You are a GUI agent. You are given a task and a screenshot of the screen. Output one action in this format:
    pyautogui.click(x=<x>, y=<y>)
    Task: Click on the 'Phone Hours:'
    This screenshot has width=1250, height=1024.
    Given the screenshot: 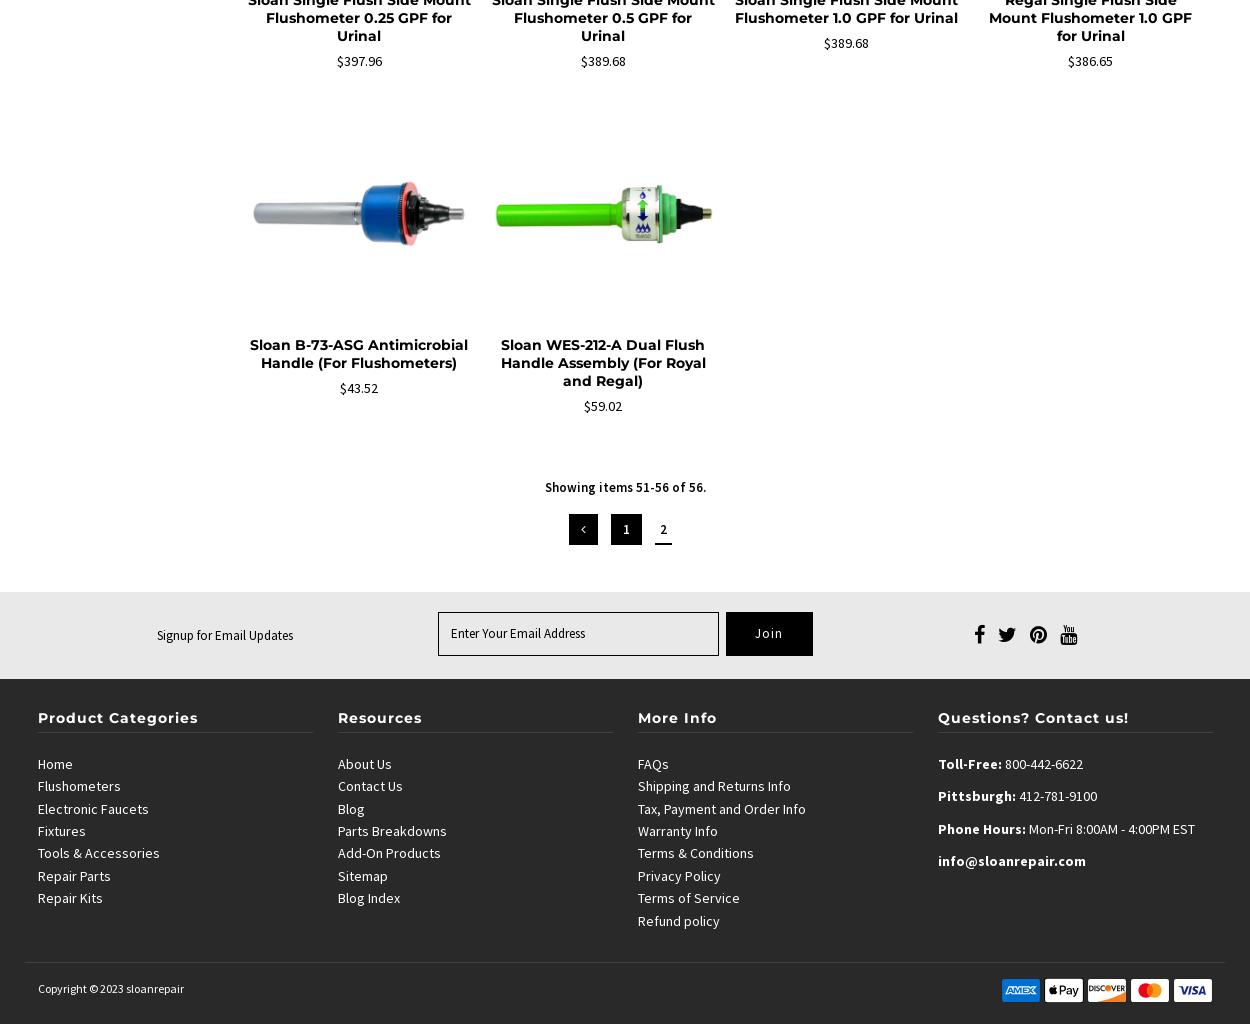 What is the action you would take?
    pyautogui.click(x=981, y=827)
    